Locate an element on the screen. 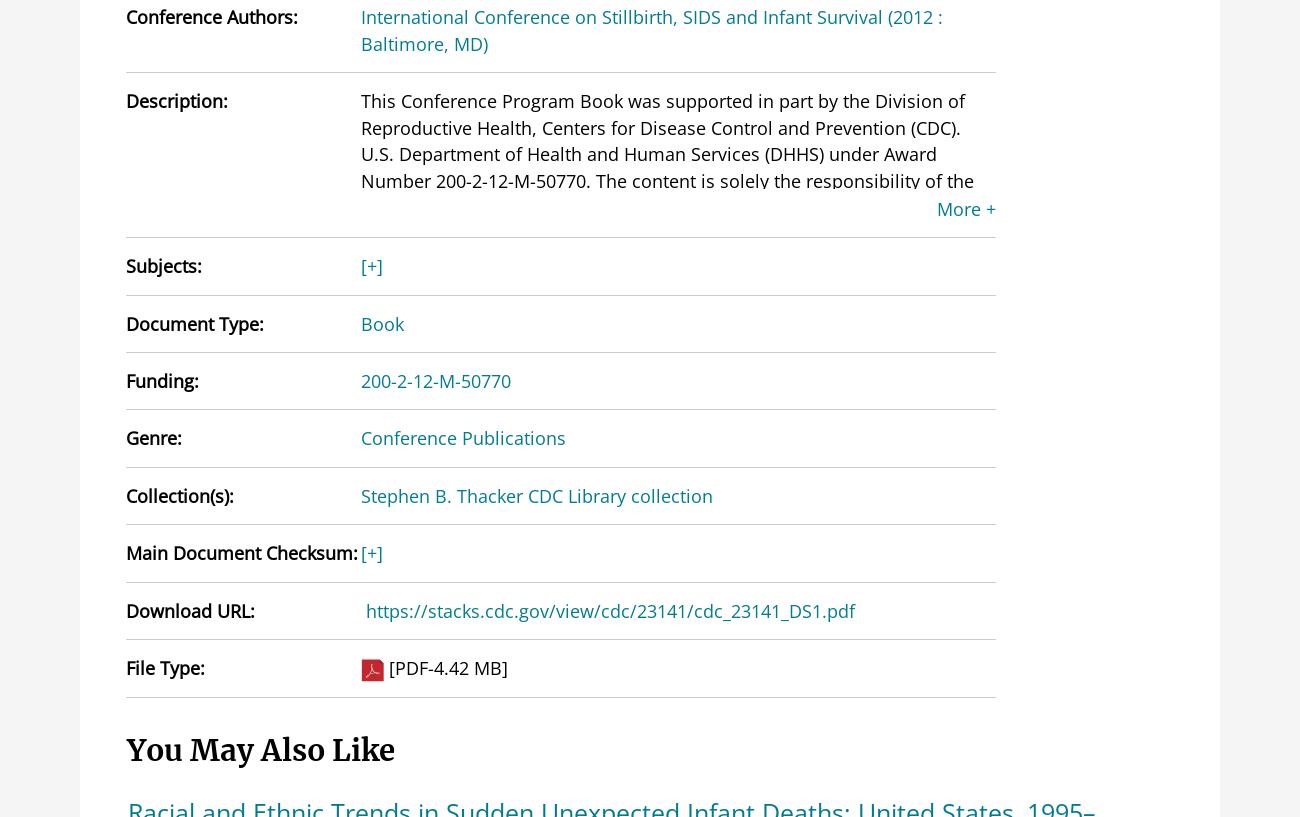  'Download URL:' is located at coordinates (190, 609).